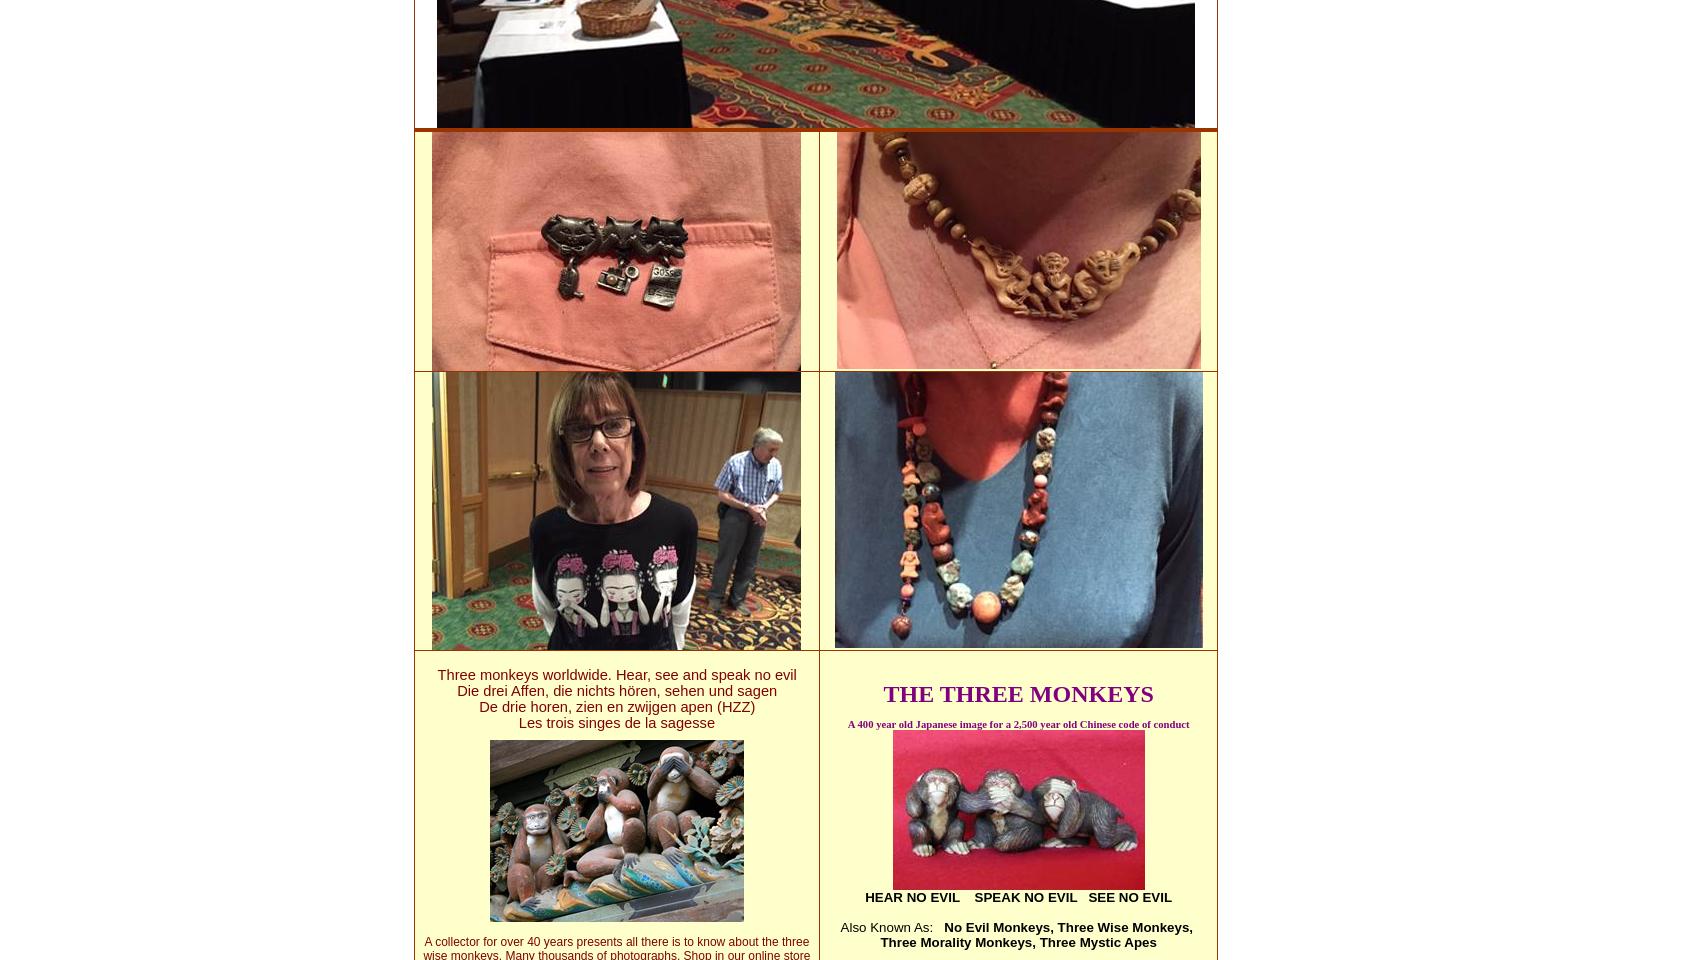  I want to click on 'Die drei Affen, die nichts hören,
  sehen und sagen', so click(615, 691).